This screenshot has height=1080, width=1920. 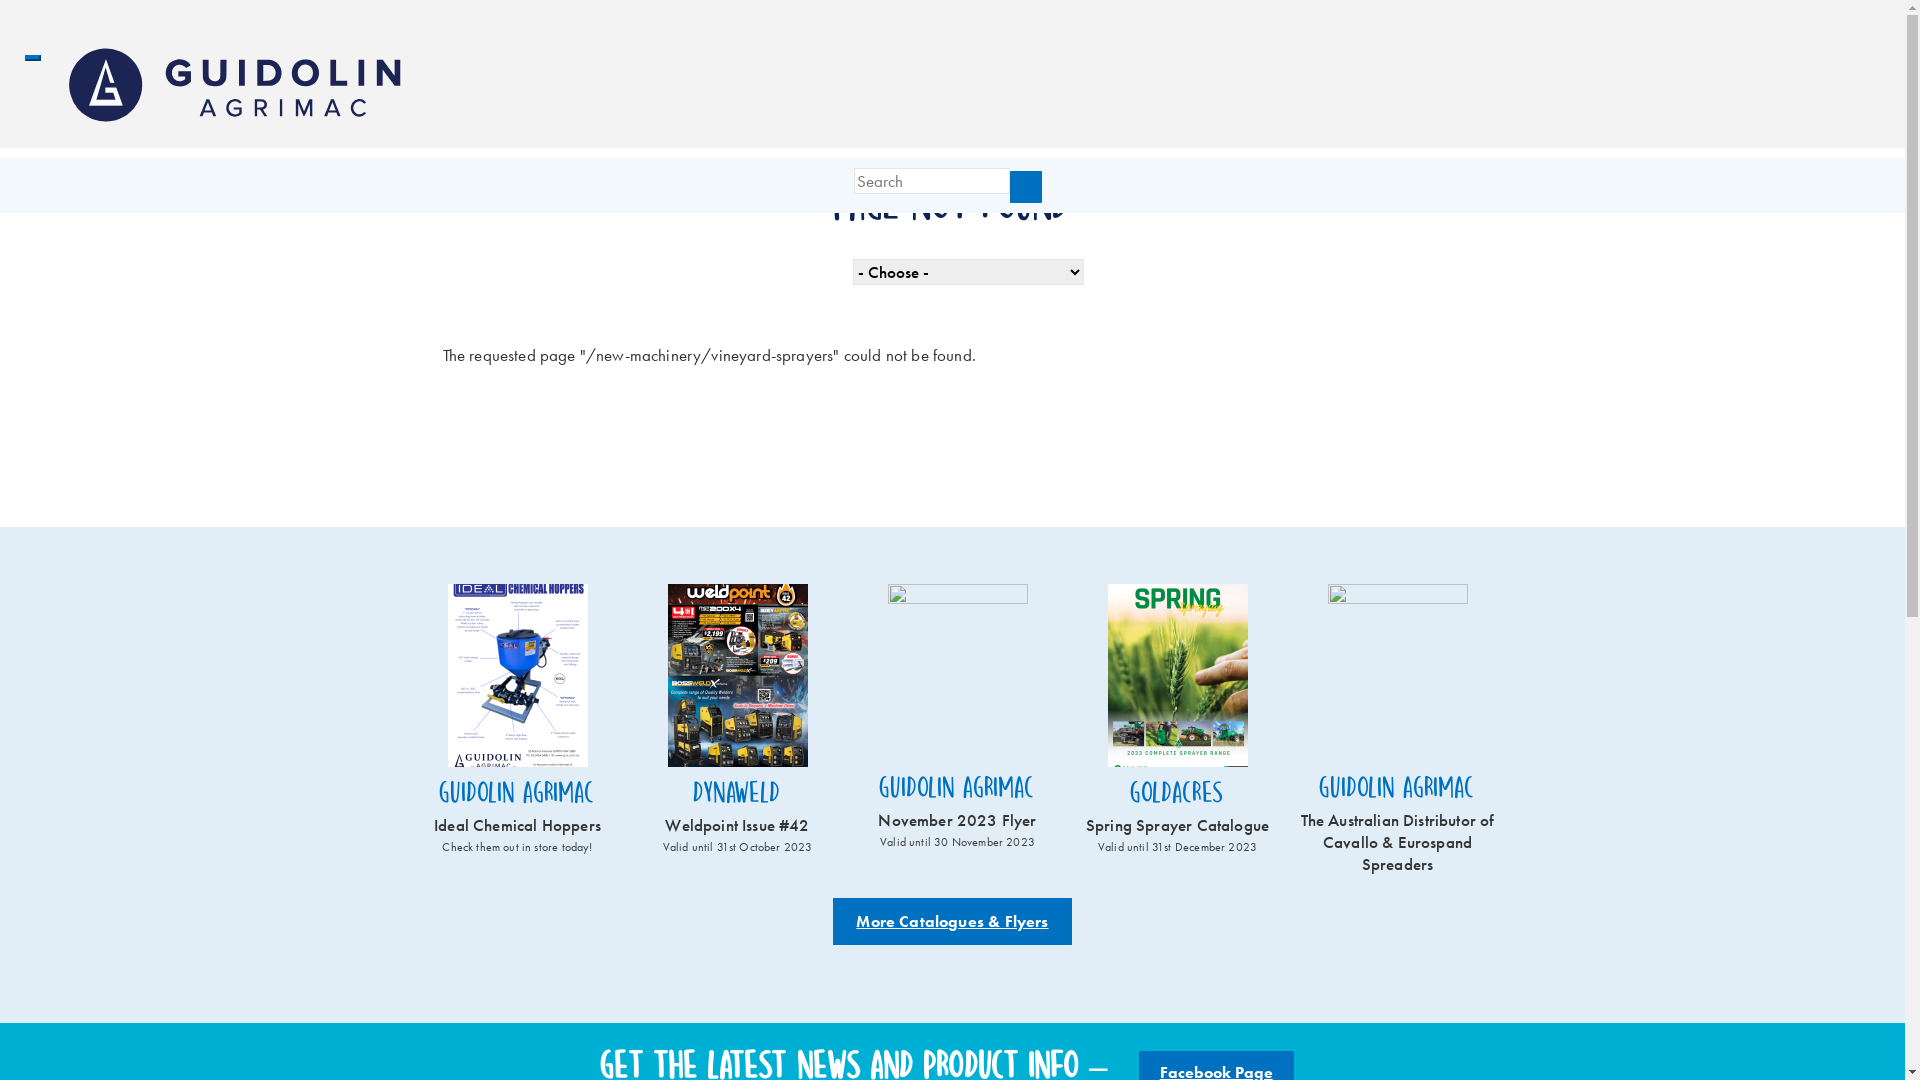 I want to click on 'Home', so click(x=240, y=83).